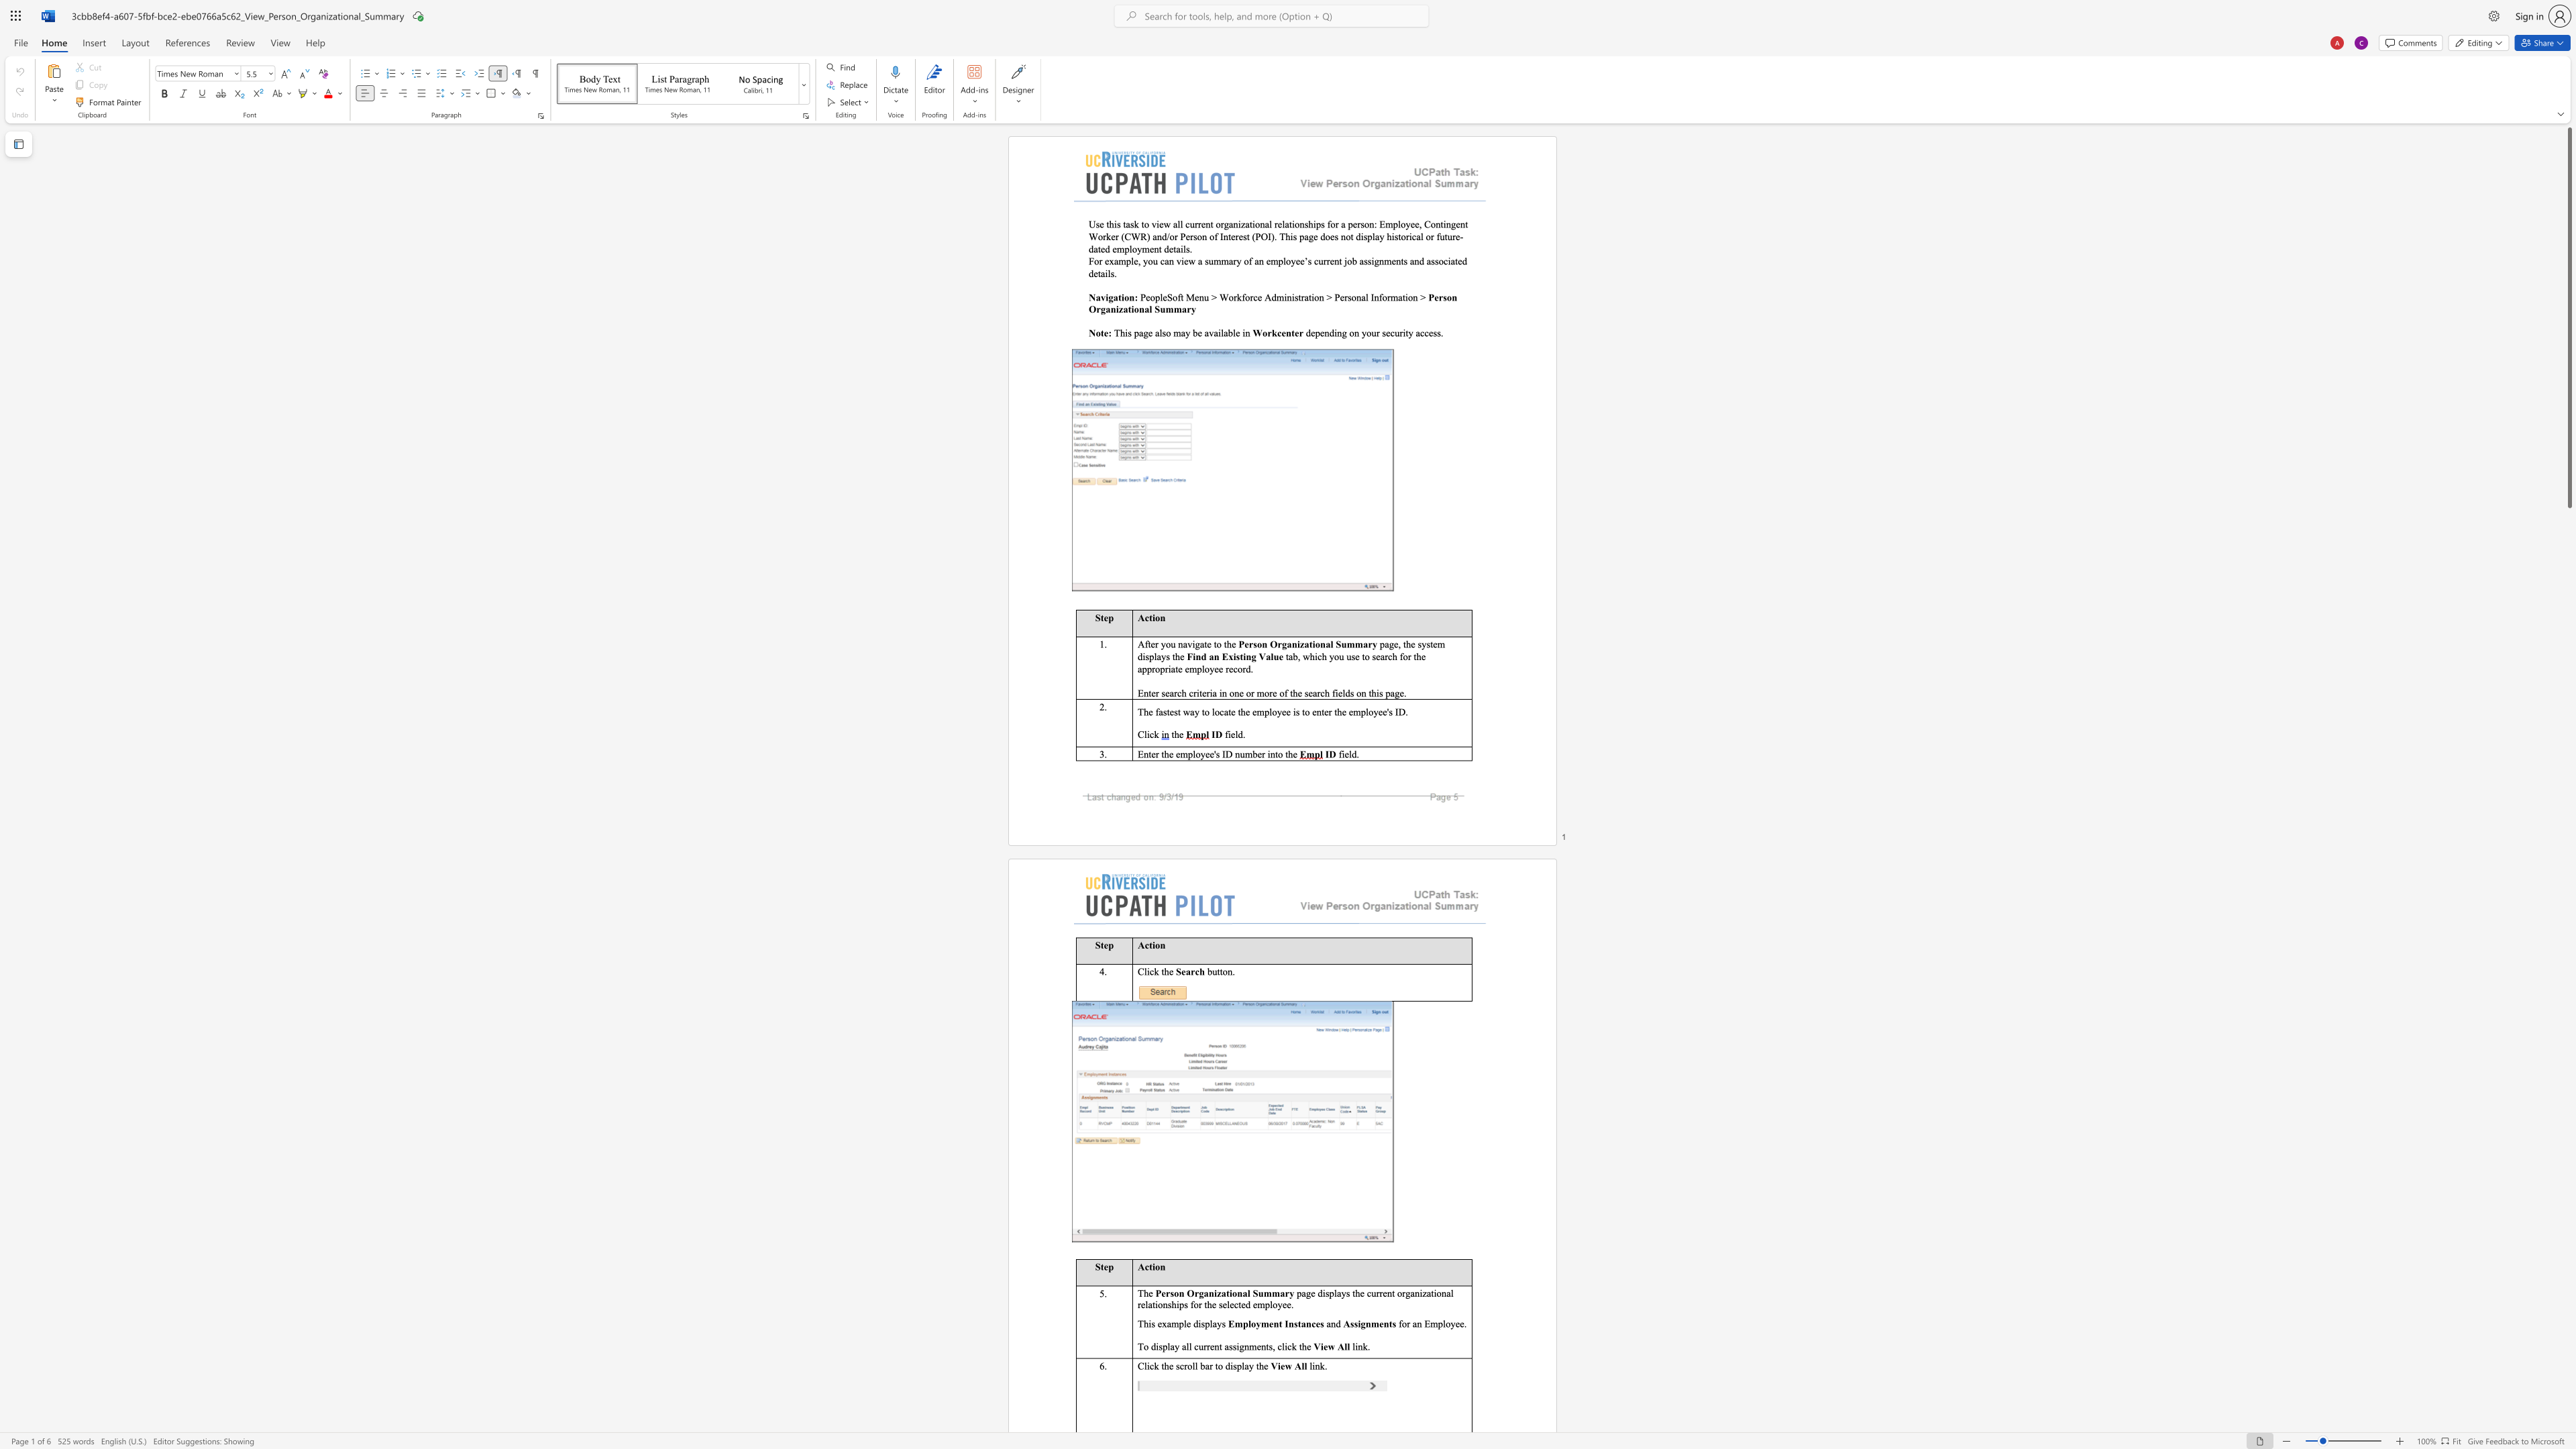  I want to click on the subset text "ab, which you use to search for t" within the text "tab, which you use to search for the", so click(1288, 655).